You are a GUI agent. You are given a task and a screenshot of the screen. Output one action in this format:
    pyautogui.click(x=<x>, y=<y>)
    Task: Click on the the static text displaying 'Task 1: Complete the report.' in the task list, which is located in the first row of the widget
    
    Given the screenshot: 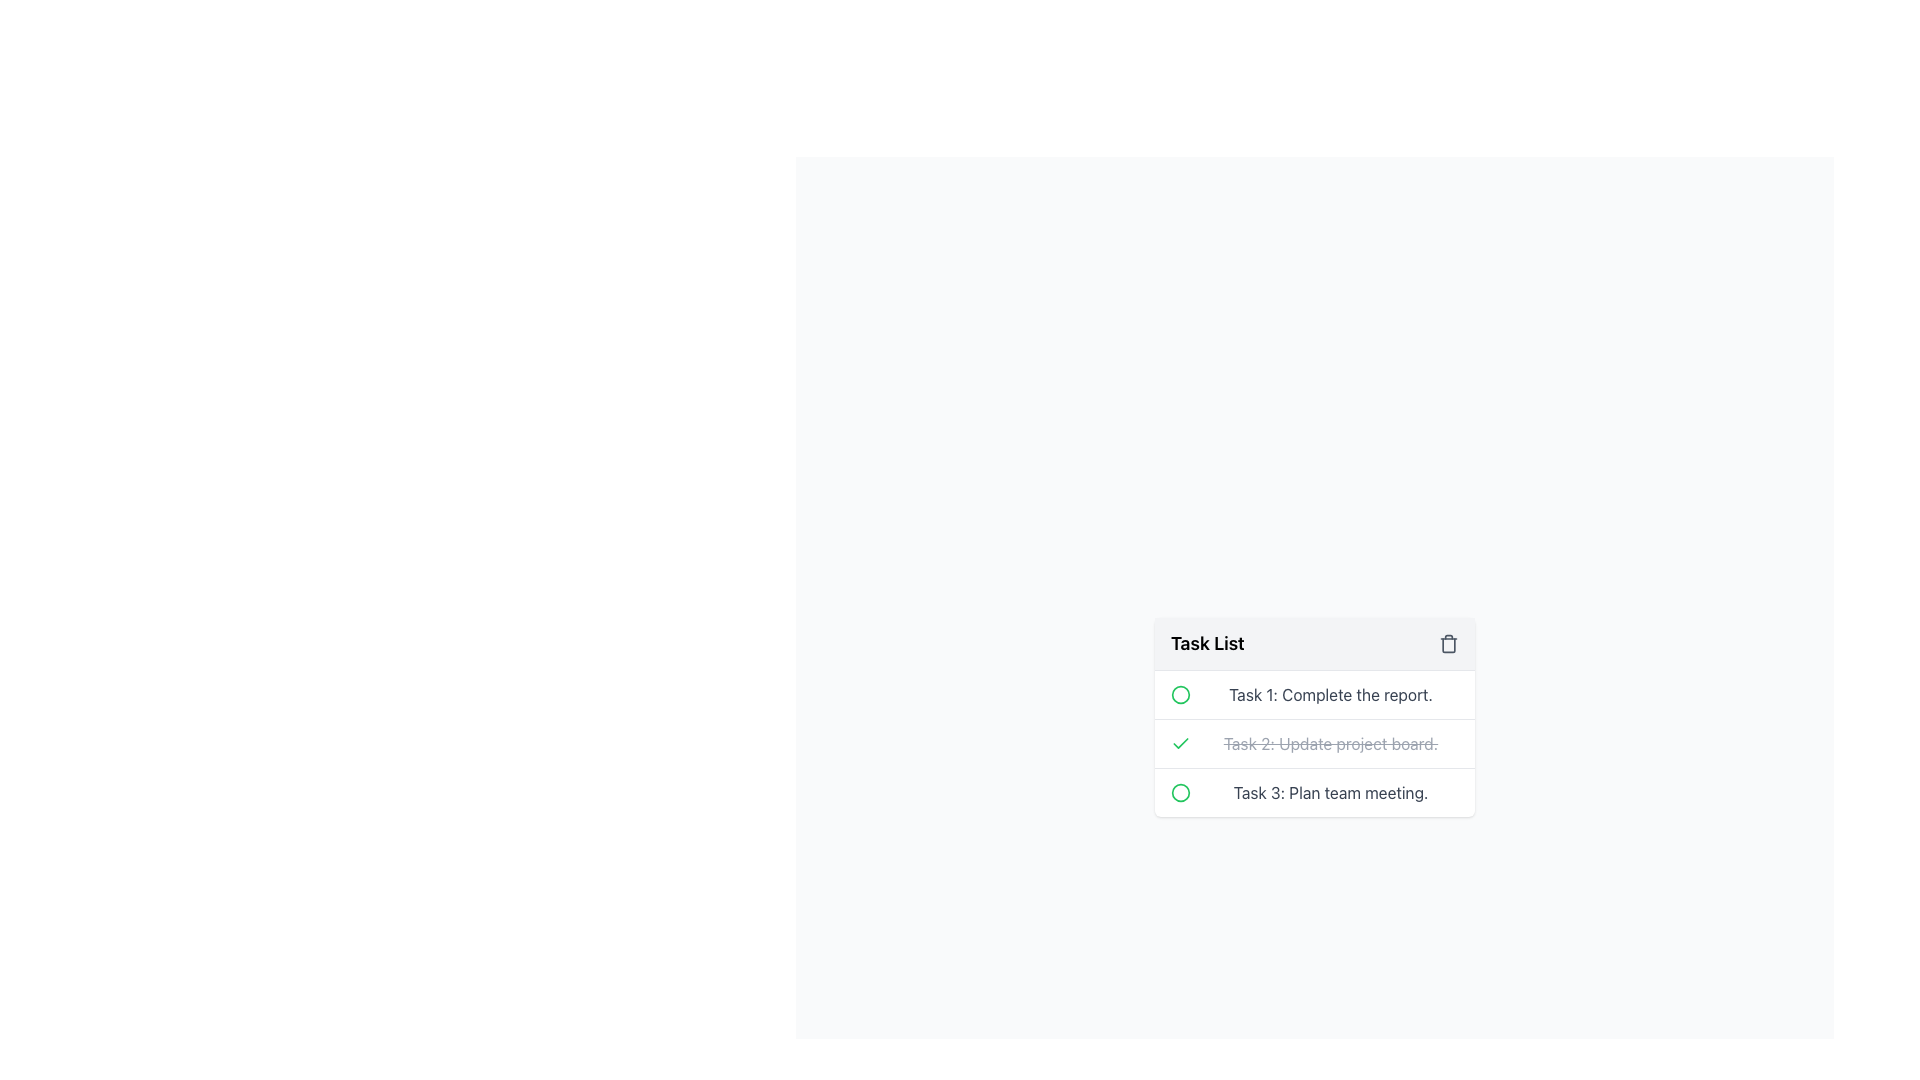 What is the action you would take?
    pyautogui.click(x=1330, y=693)
    